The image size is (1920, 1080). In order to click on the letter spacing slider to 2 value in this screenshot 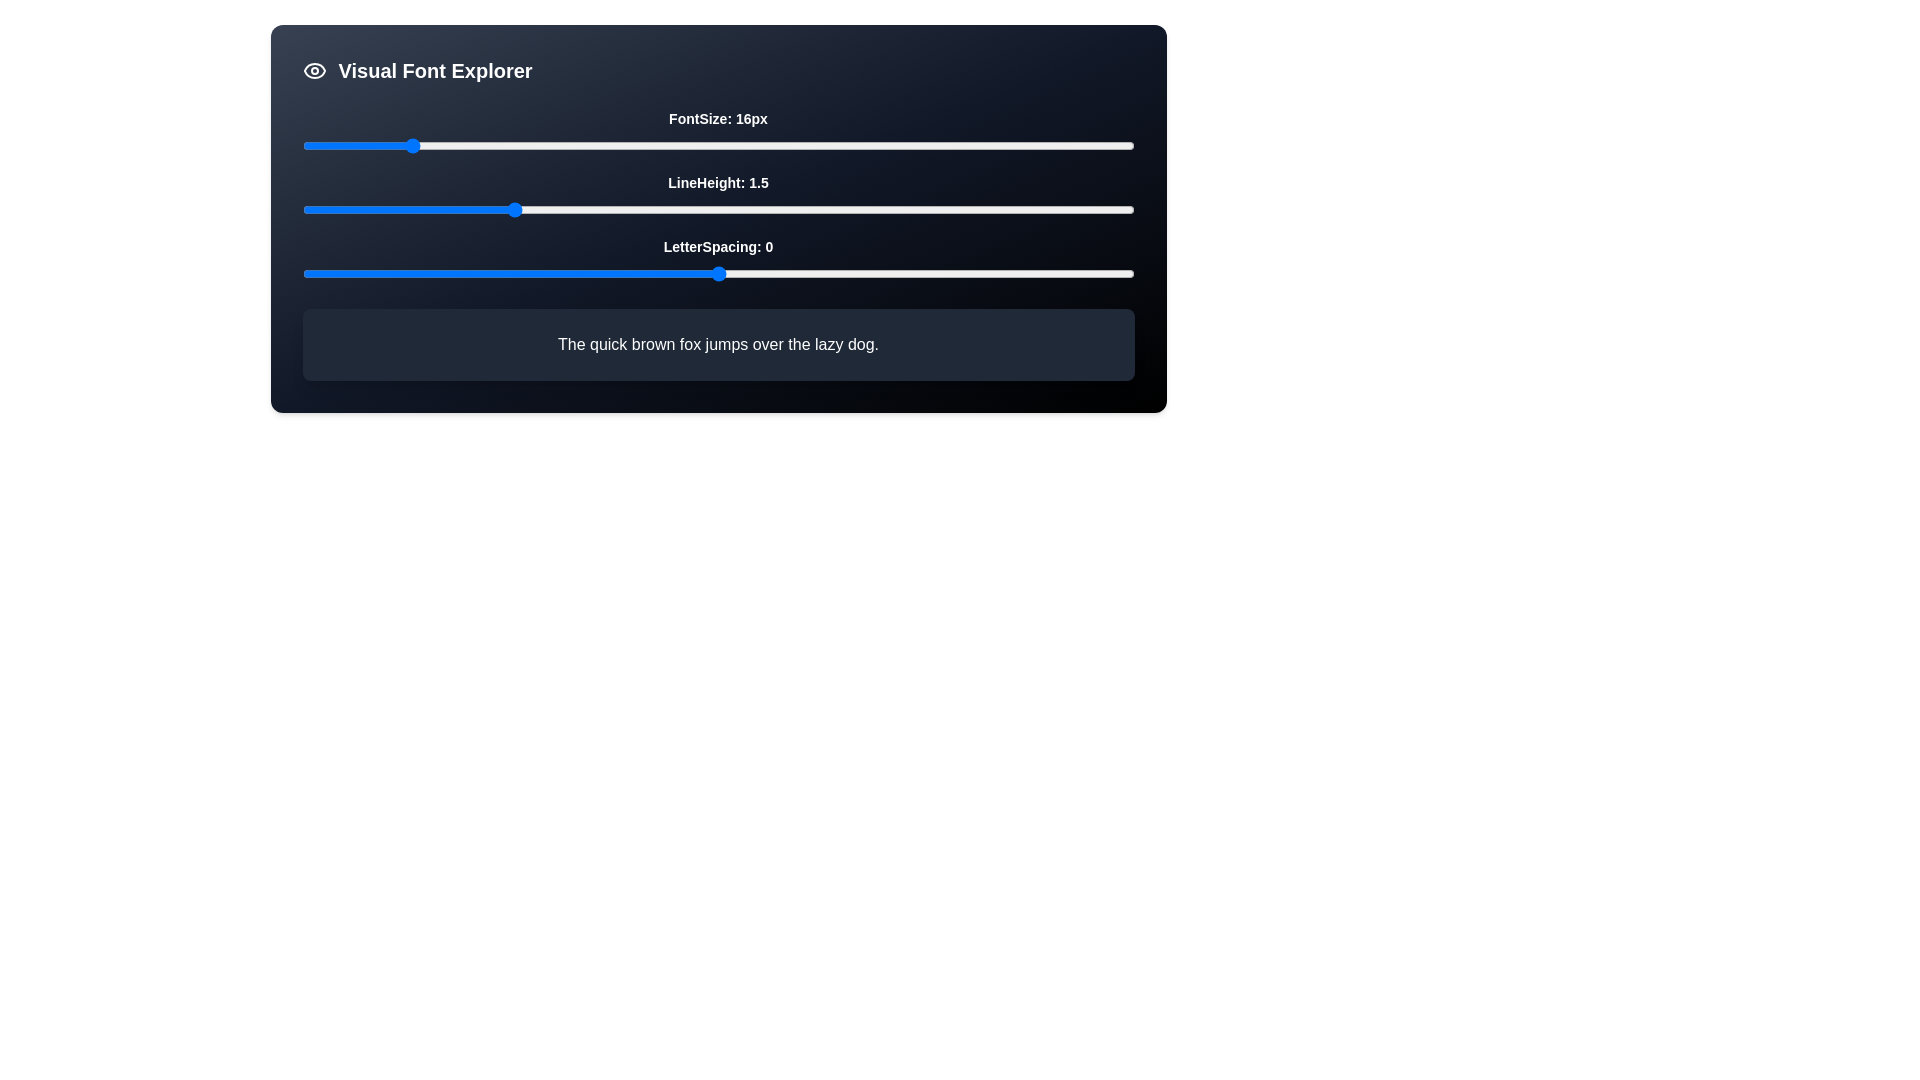, I will do `click(883, 273)`.